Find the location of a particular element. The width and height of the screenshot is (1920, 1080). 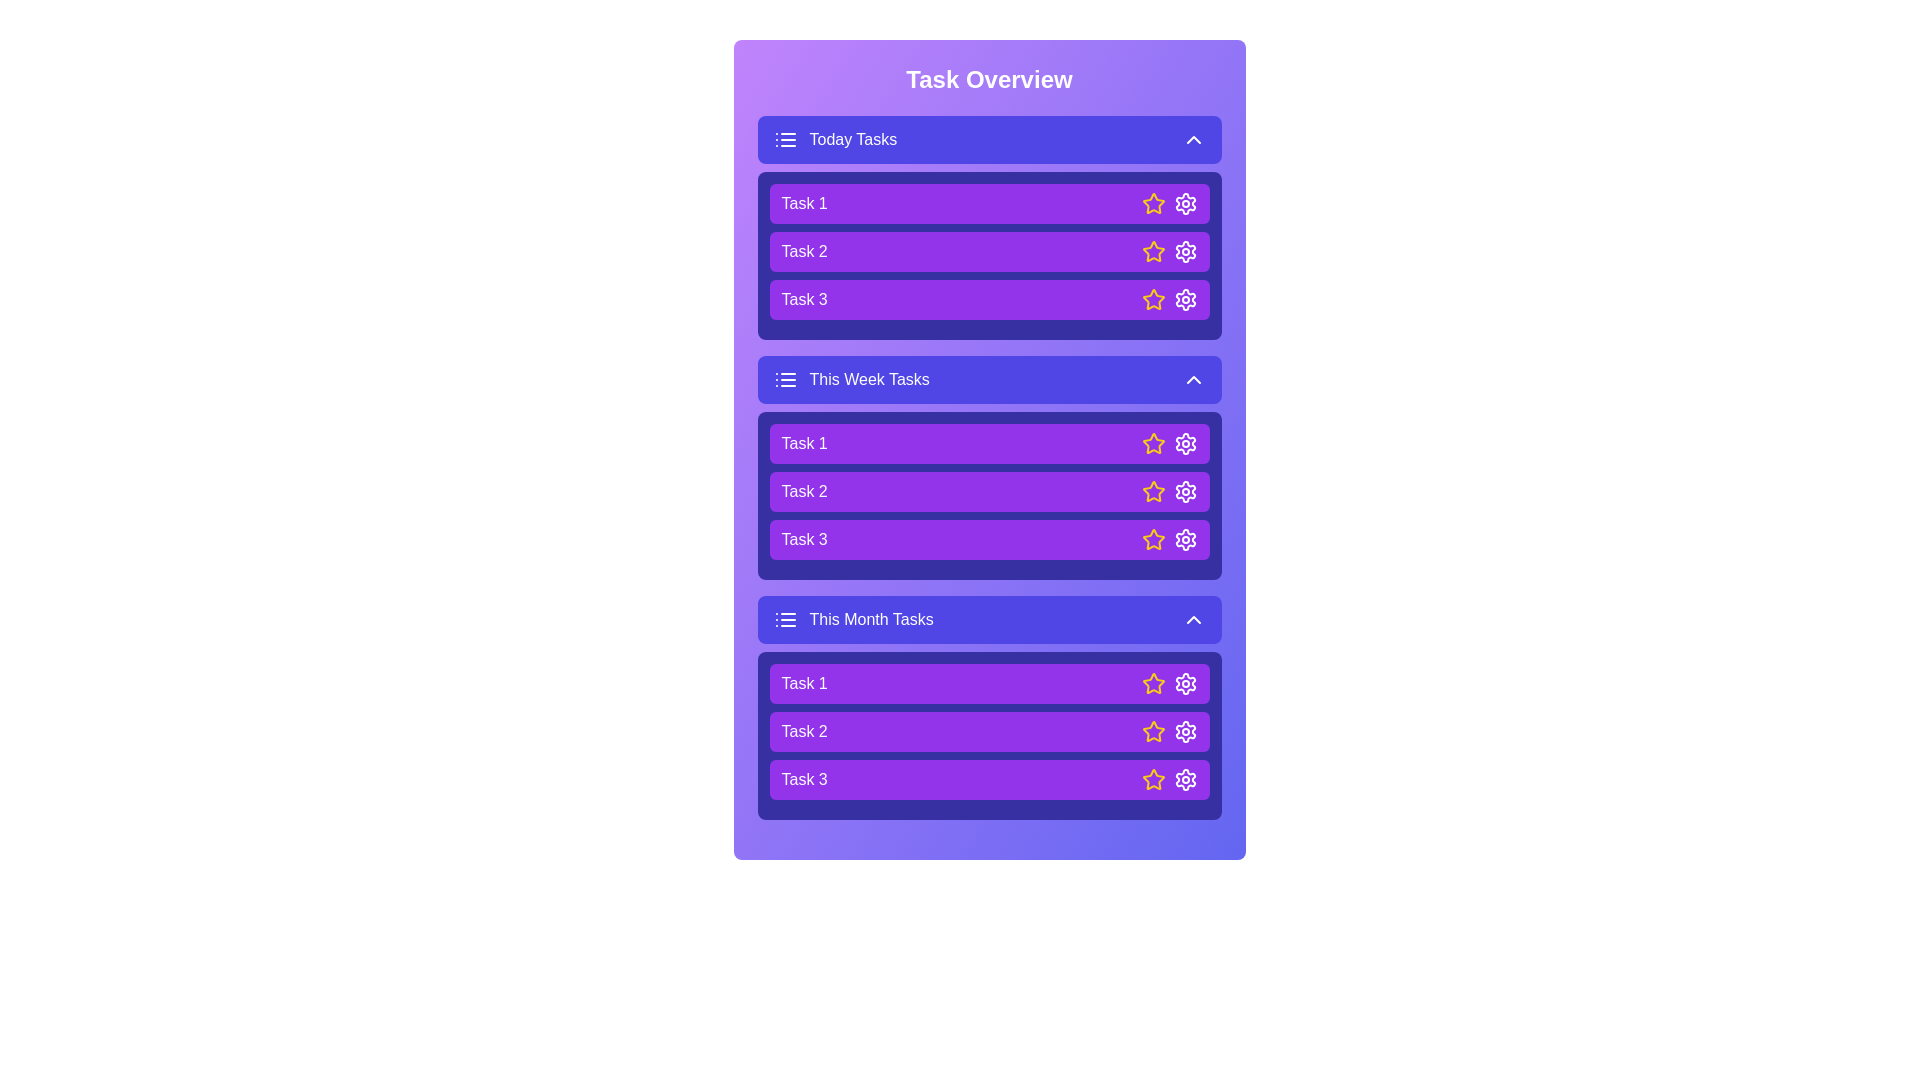

the list icon to toggle the visibility of the task list is located at coordinates (784, 138).